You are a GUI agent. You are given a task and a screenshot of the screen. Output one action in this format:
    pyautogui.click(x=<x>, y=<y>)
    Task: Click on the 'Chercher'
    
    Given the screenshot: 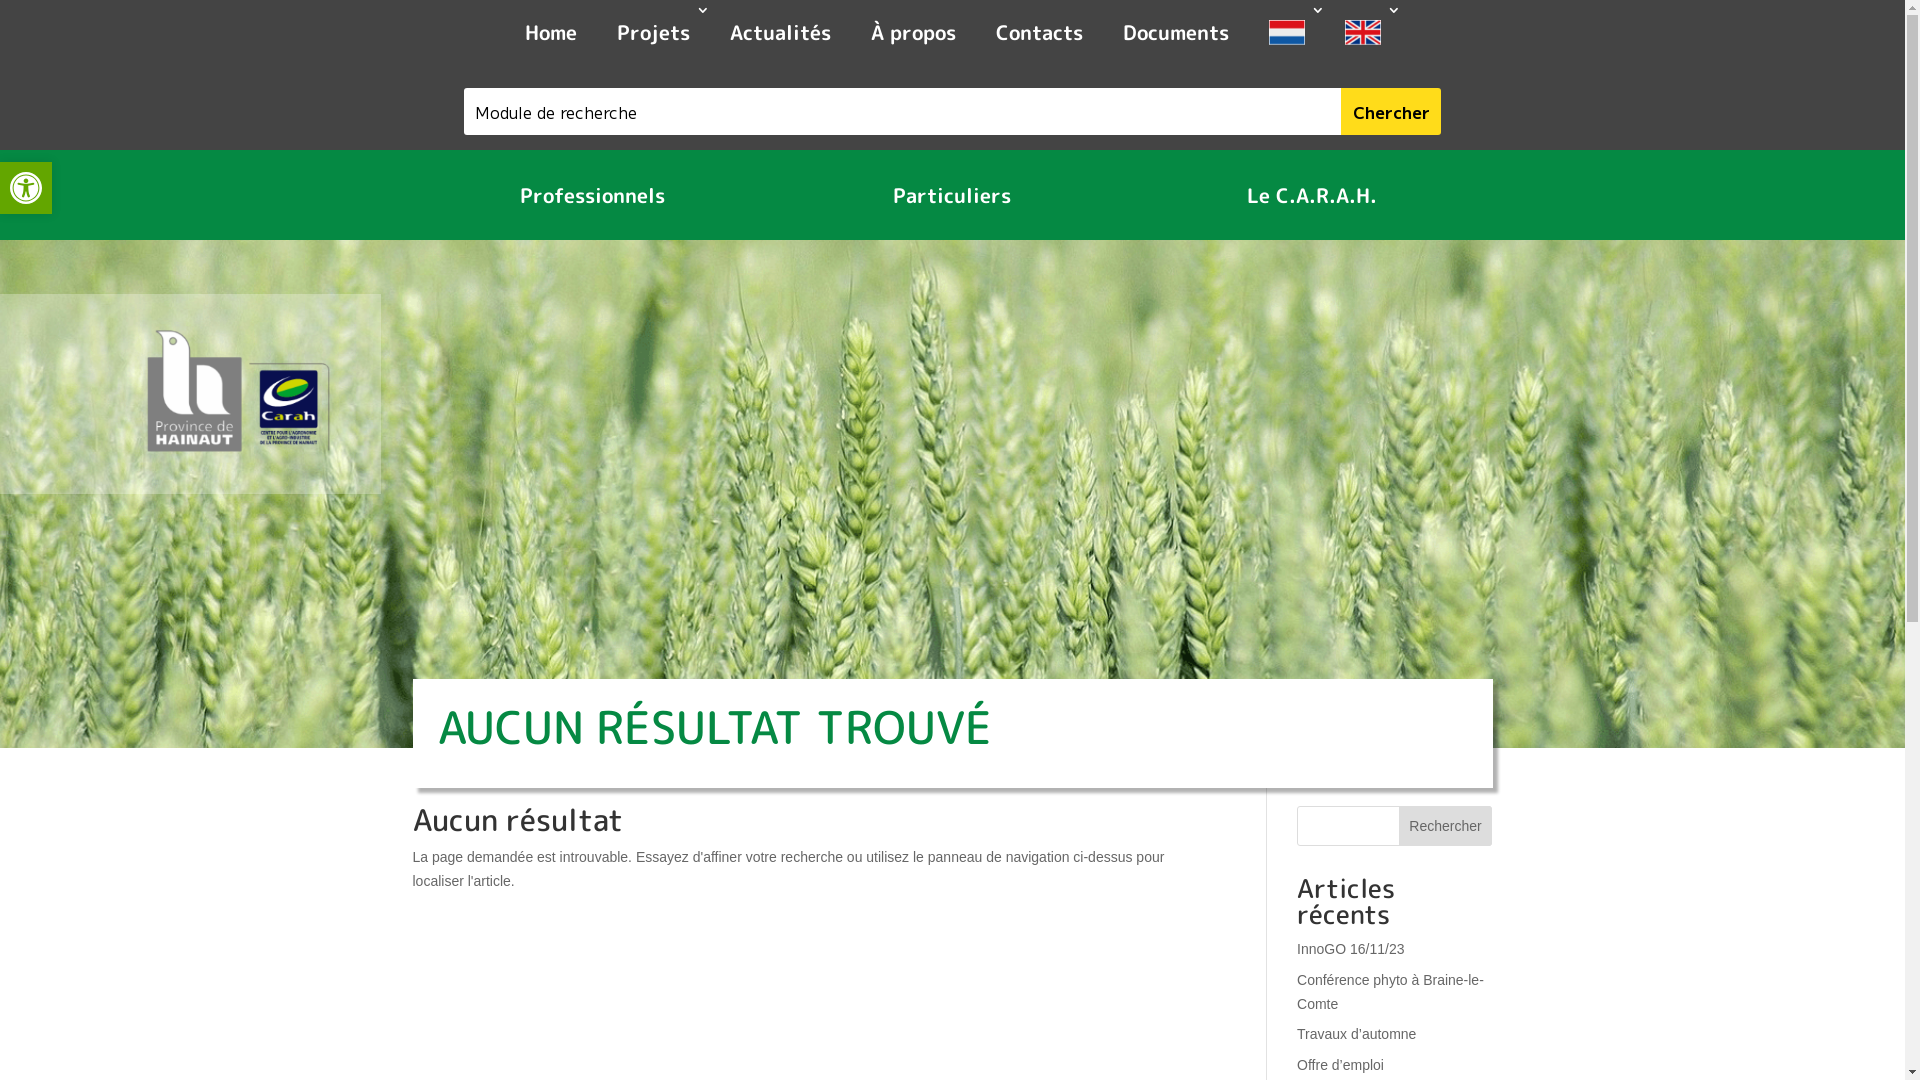 What is the action you would take?
    pyautogui.click(x=1340, y=111)
    